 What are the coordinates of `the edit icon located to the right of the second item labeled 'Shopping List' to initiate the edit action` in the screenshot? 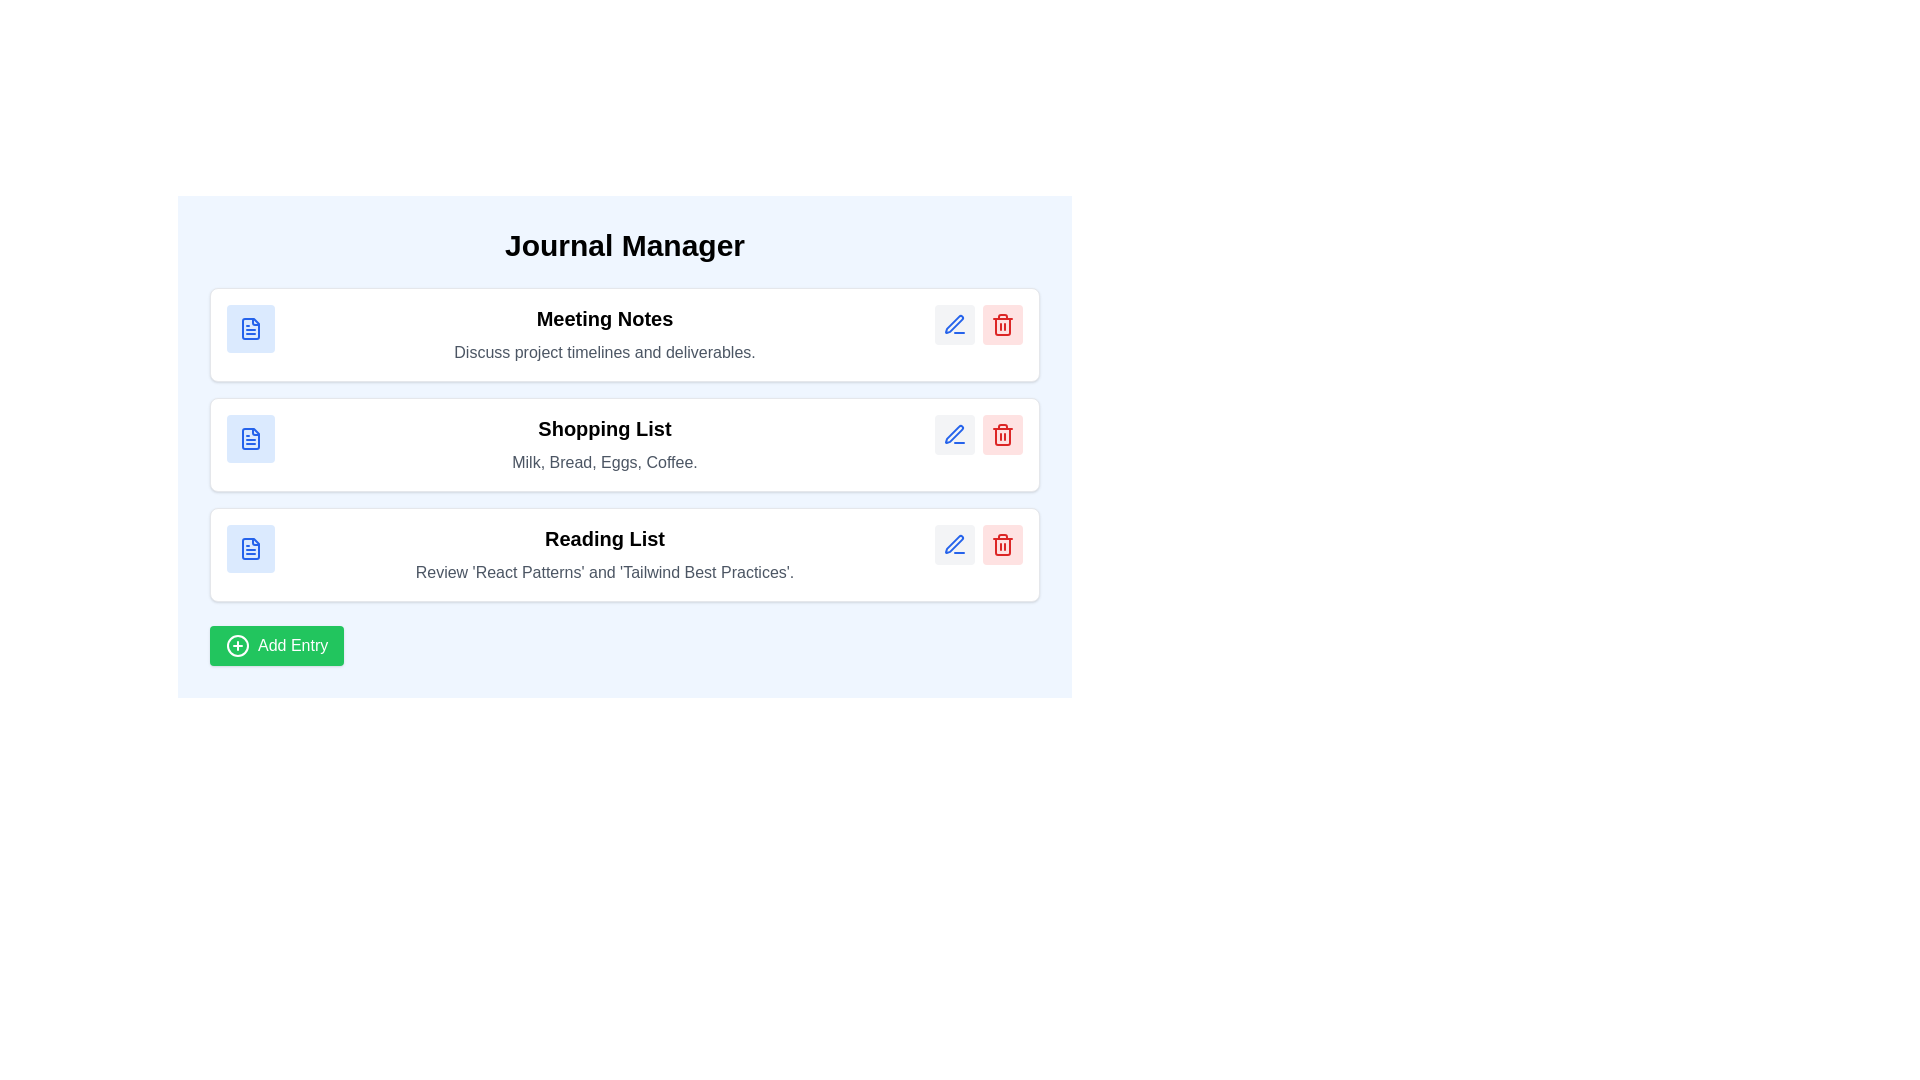 It's located at (954, 434).